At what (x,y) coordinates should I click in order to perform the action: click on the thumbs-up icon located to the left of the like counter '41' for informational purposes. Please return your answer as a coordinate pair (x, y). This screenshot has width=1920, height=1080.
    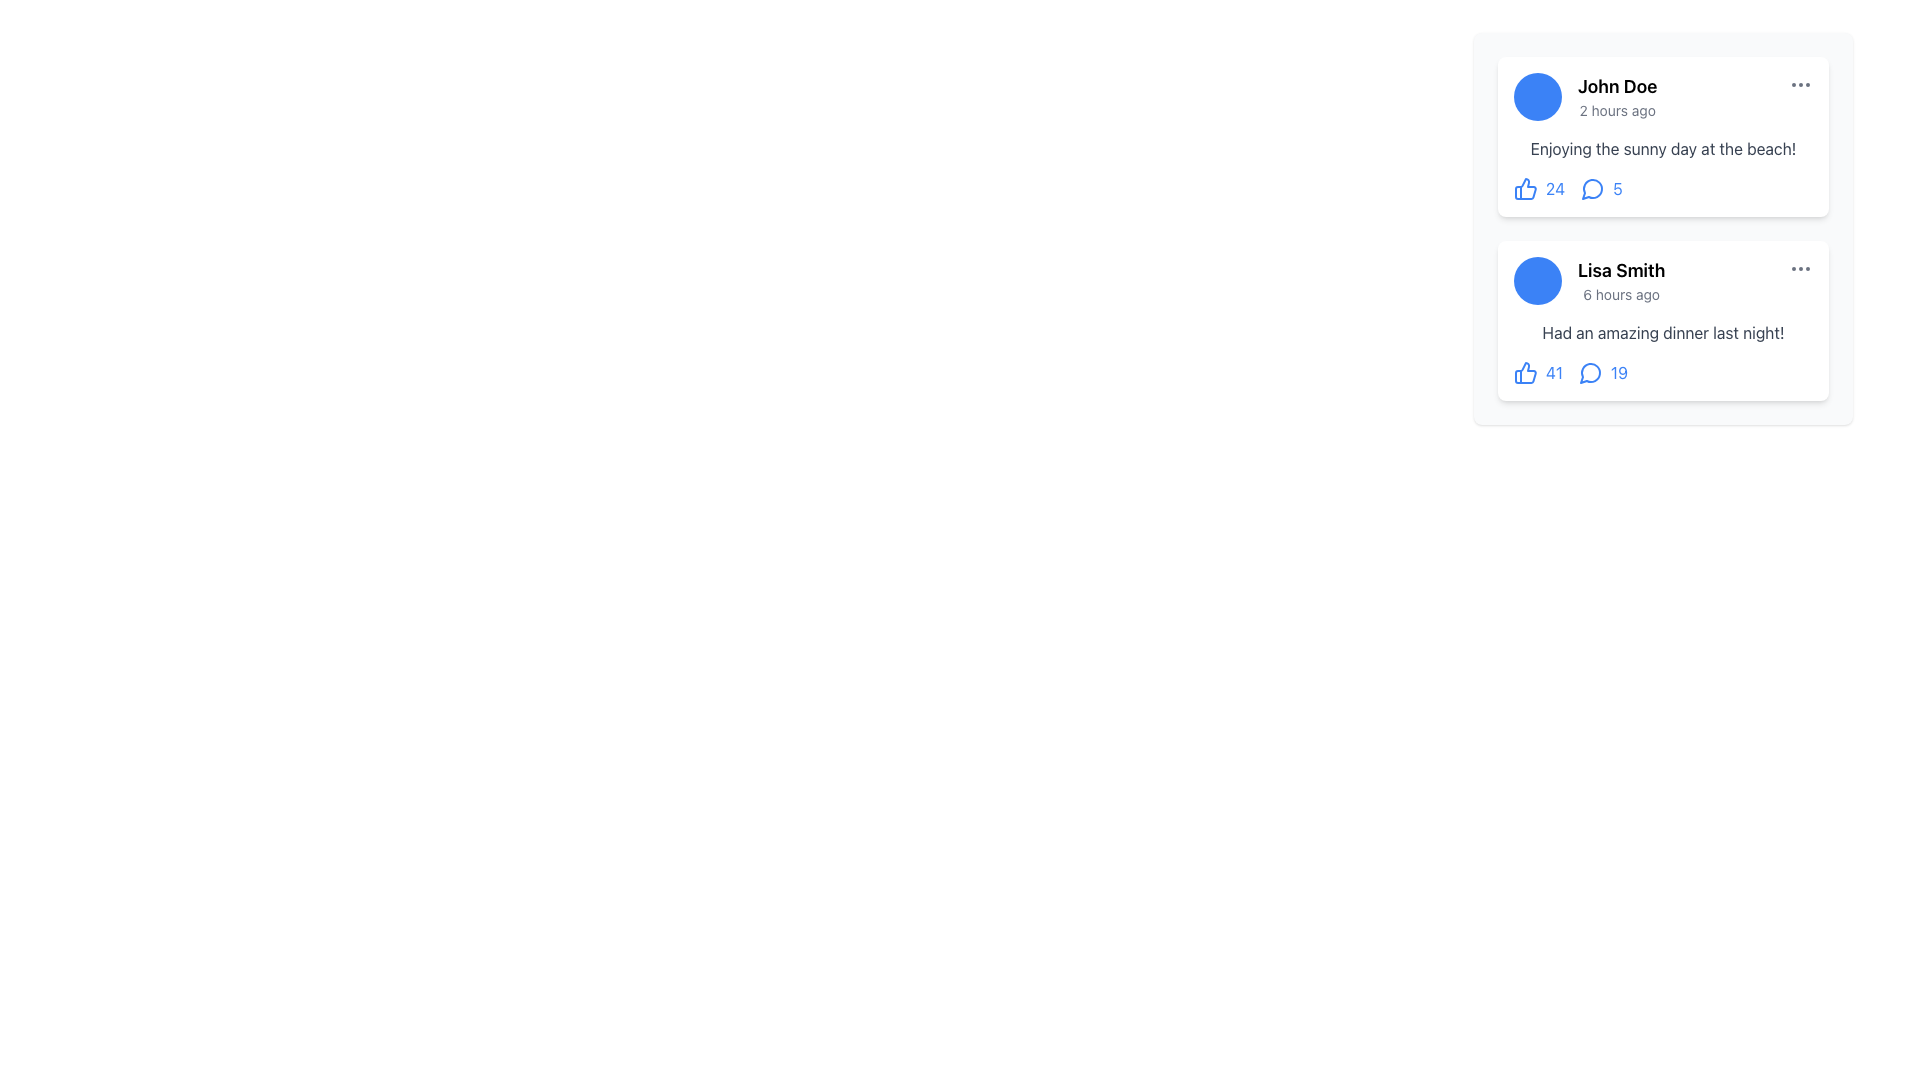
    Looking at the image, I should click on (1525, 373).